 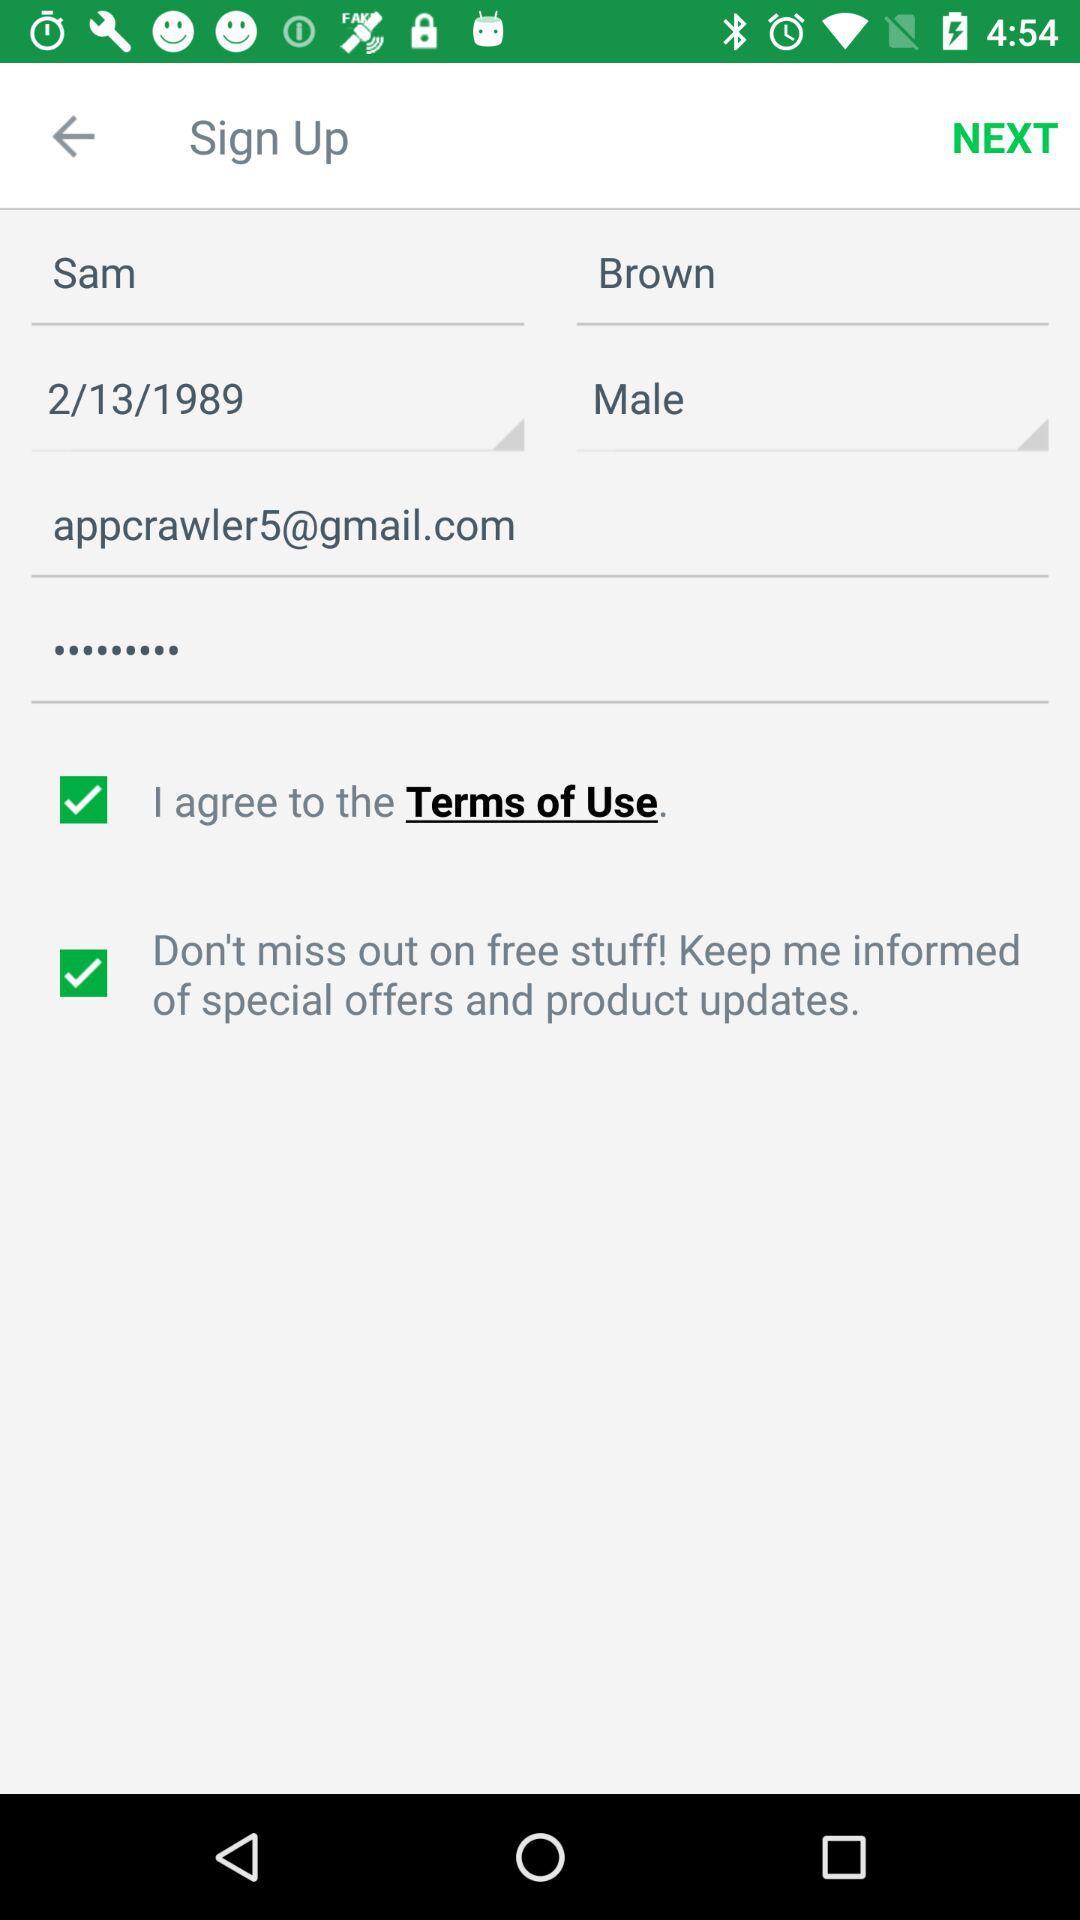 I want to click on the sam, so click(x=277, y=272).